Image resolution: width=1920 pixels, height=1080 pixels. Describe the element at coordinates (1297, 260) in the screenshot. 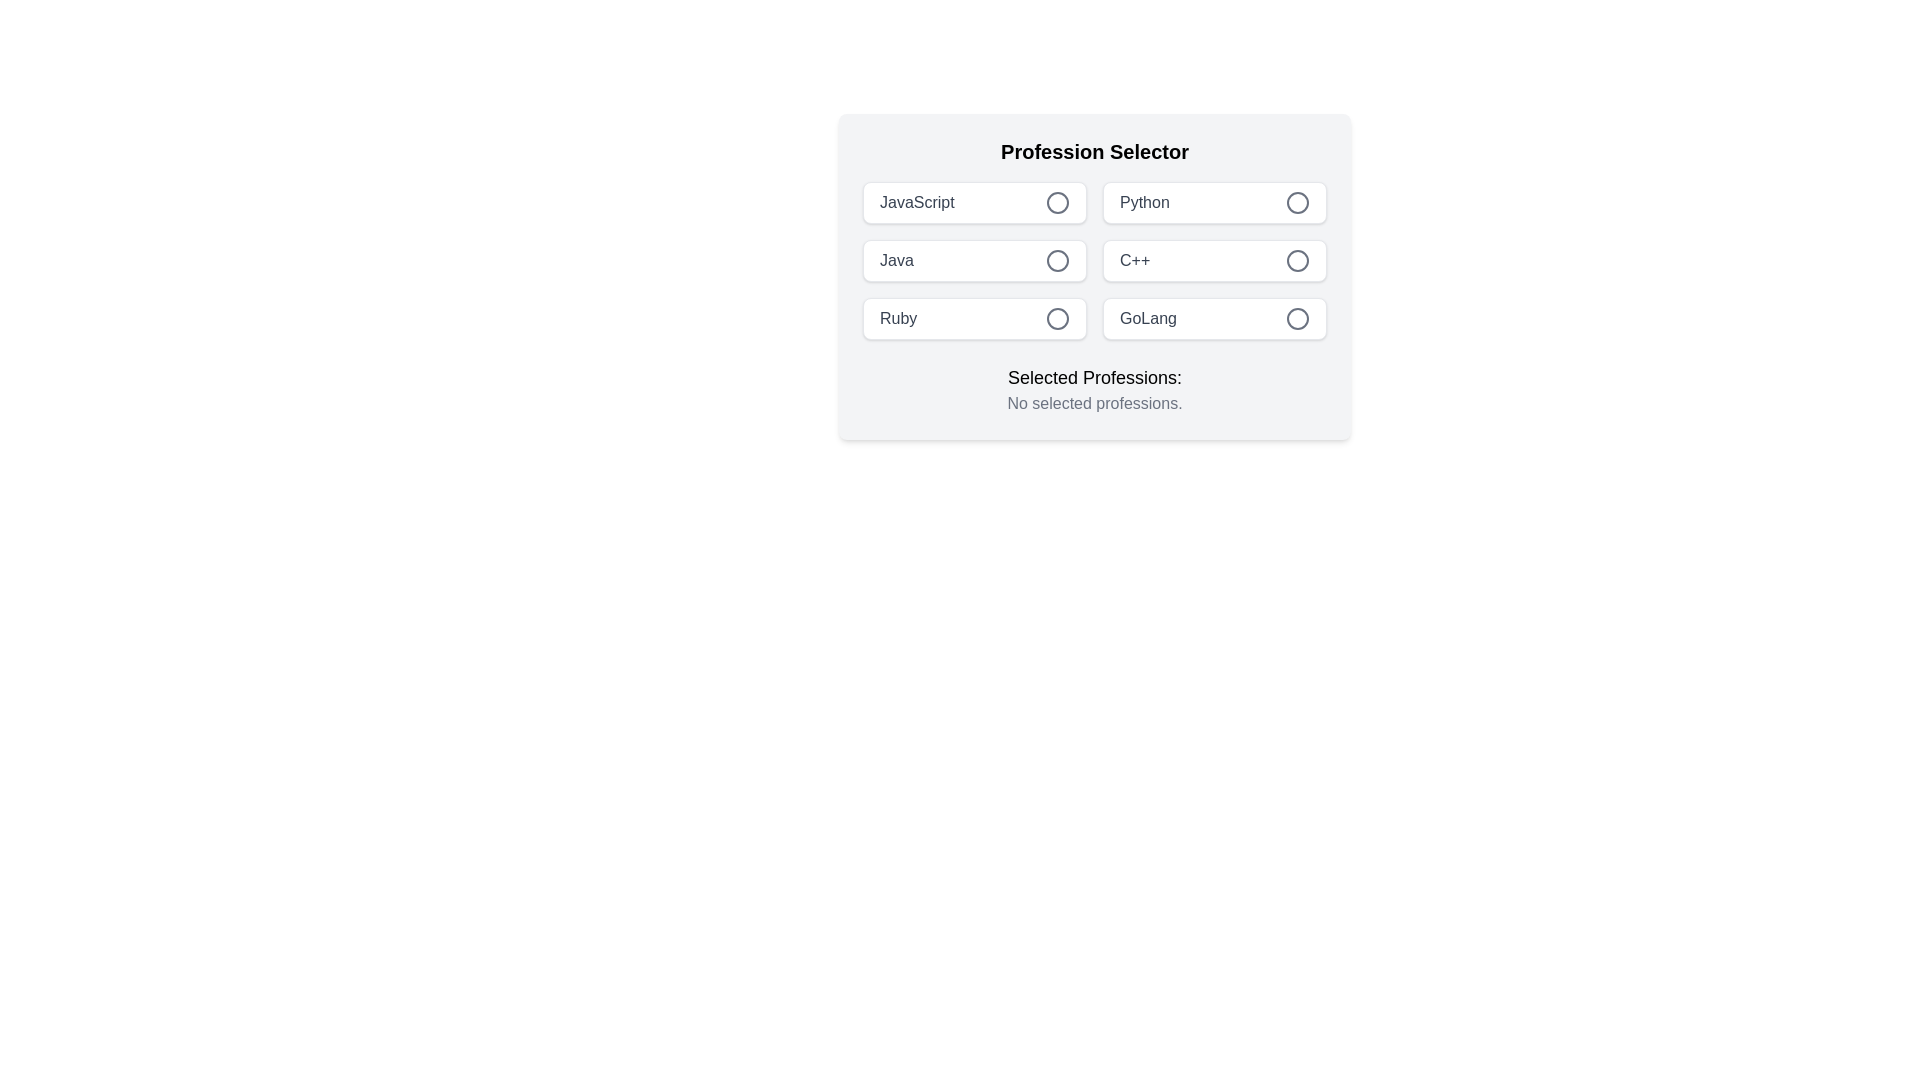

I see `the 'C++' radio button` at that location.